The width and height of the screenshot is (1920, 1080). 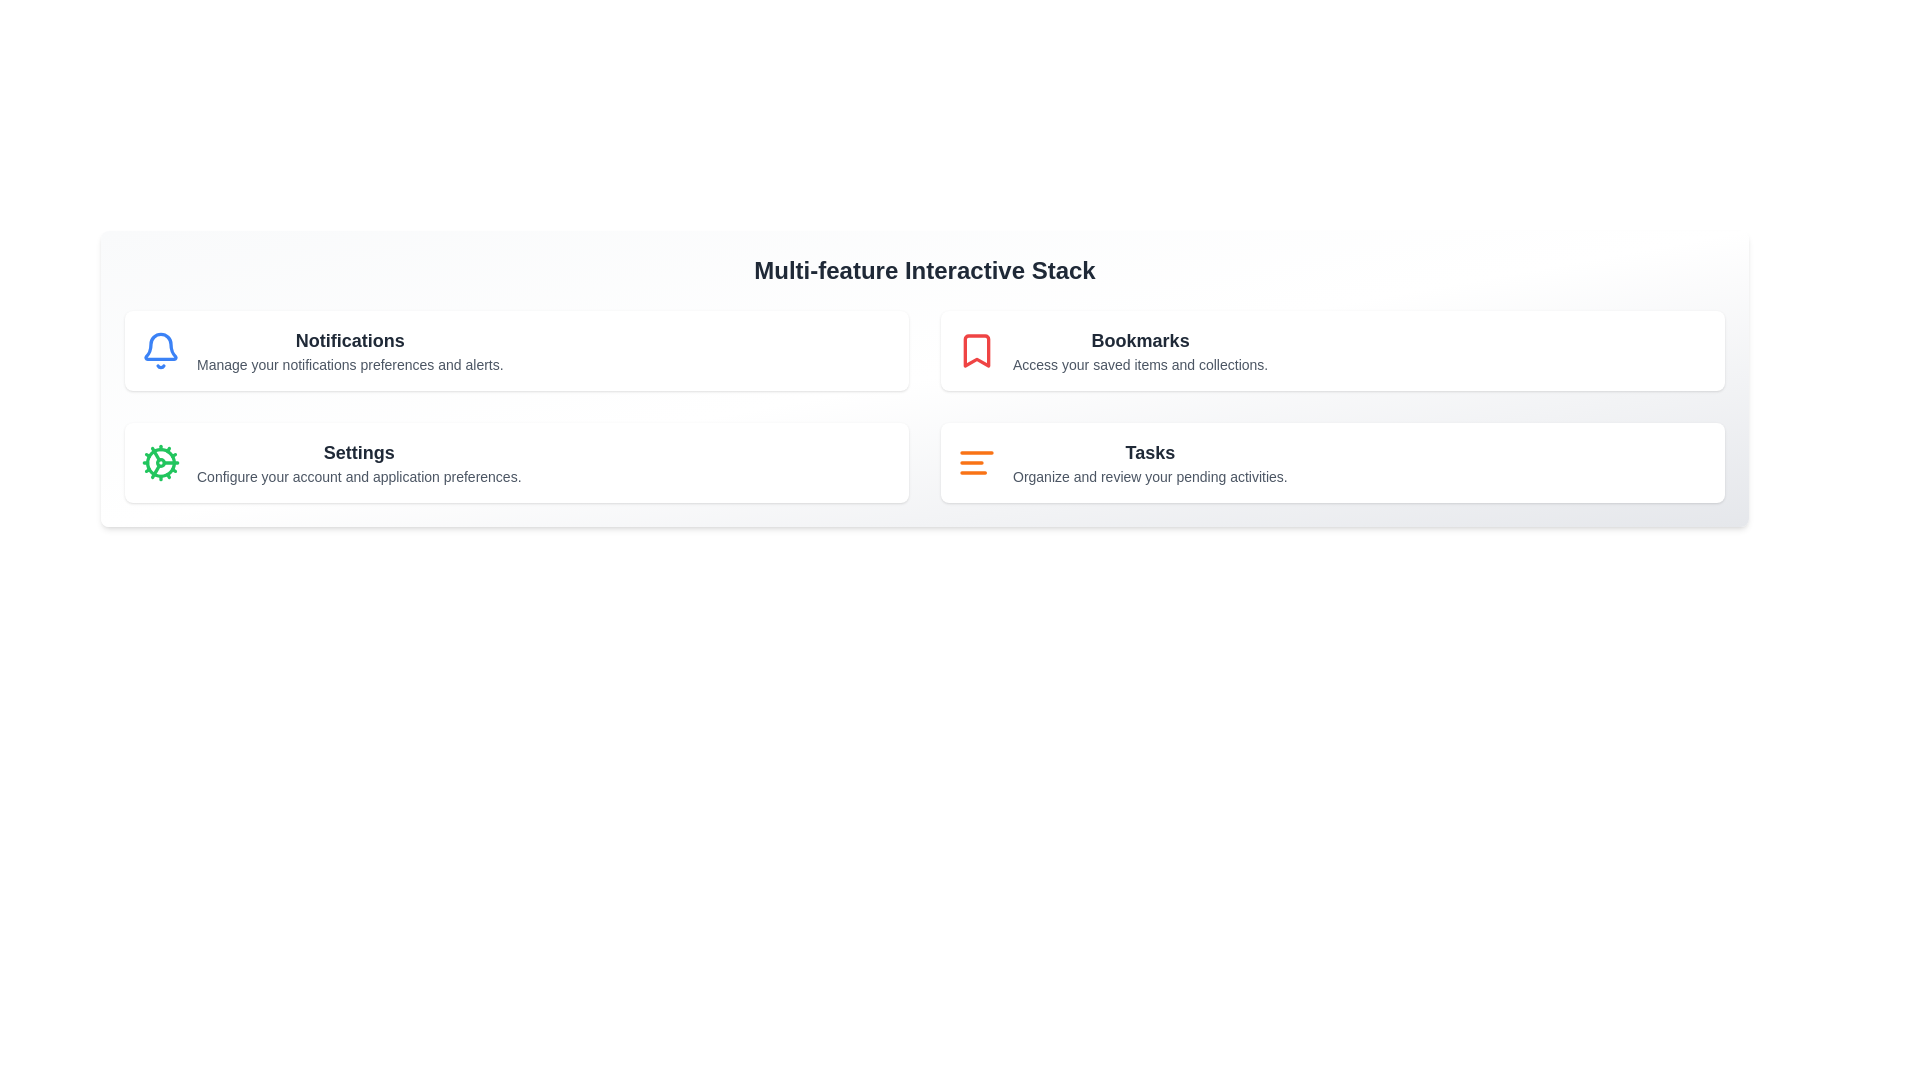 What do you see at coordinates (1140, 350) in the screenshot?
I see `the informational text label describing the 'Bookmarks' feature located in the upper-right quadrant of the interface, following the red bookmark icon` at bounding box center [1140, 350].